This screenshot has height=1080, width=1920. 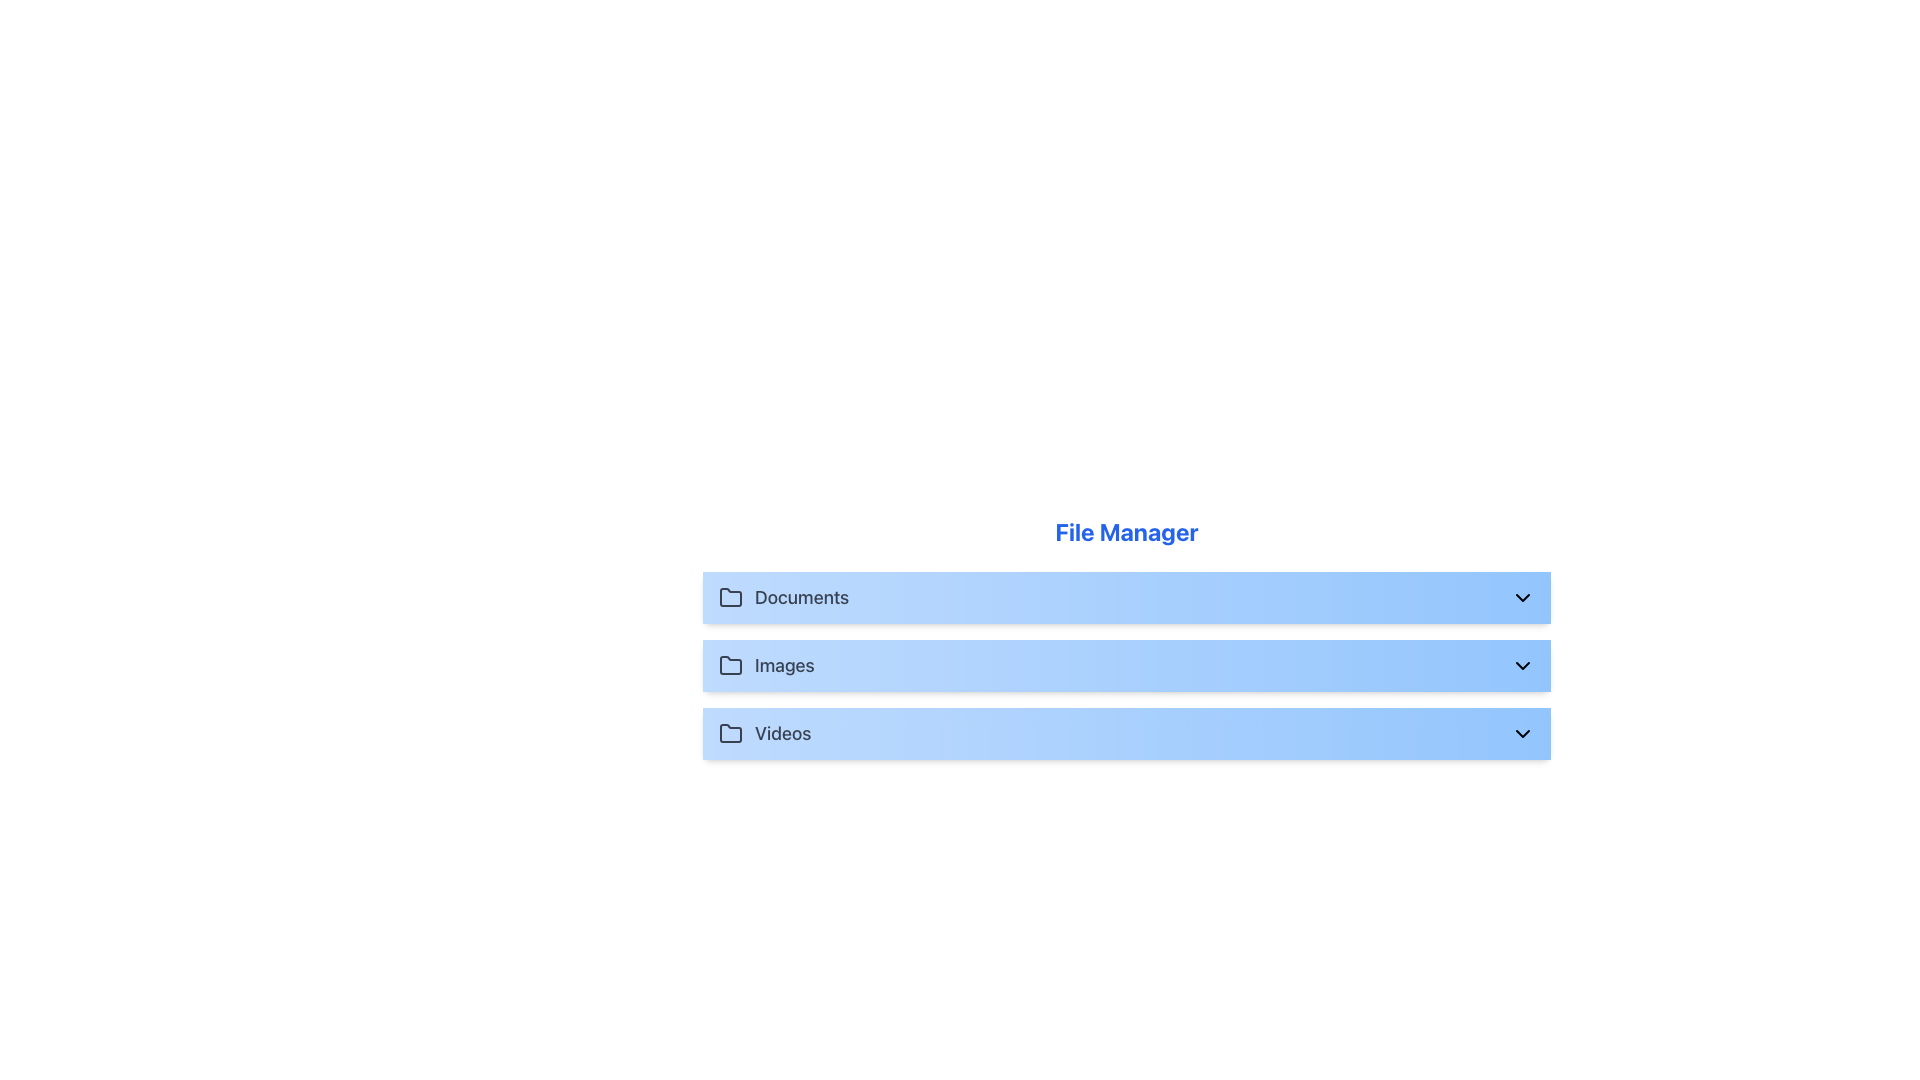 What do you see at coordinates (729, 664) in the screenshot?
I see `the folder icon that represents the 'Images' category, which is the second icon in a vertical list next to the 'Images' label` at bounding box center [729, 664].